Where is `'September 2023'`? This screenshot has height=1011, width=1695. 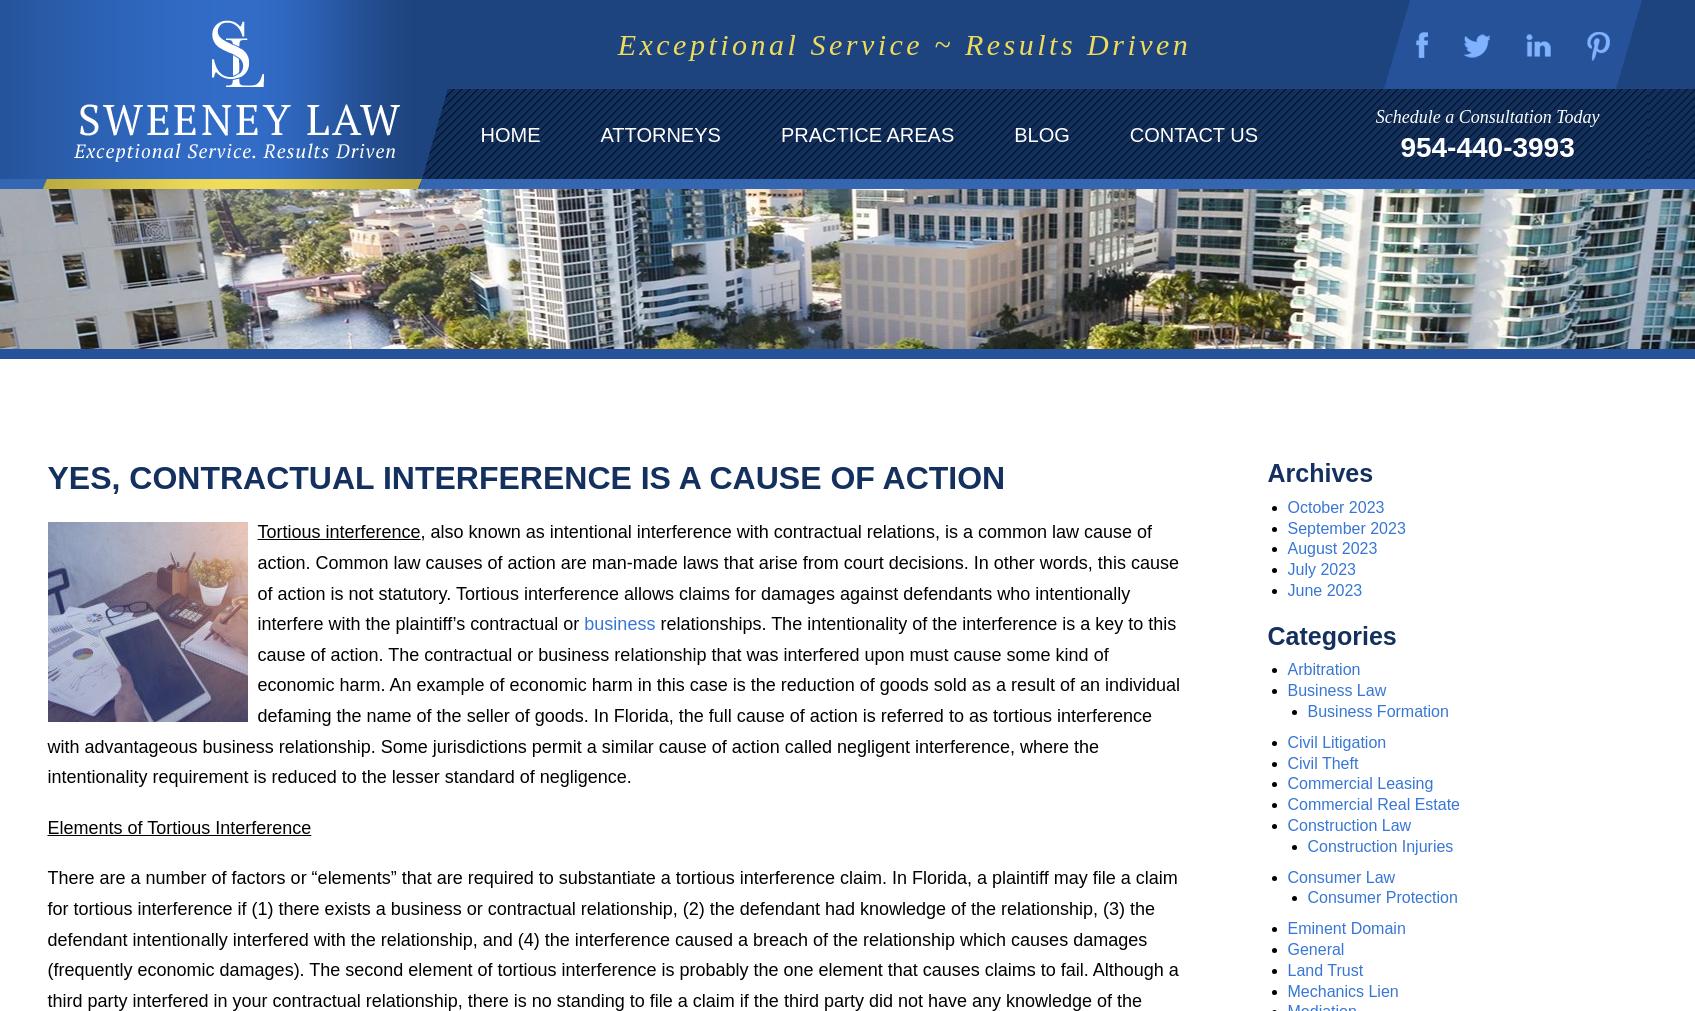 'September 2023' is located at coordinates (1345, 527).